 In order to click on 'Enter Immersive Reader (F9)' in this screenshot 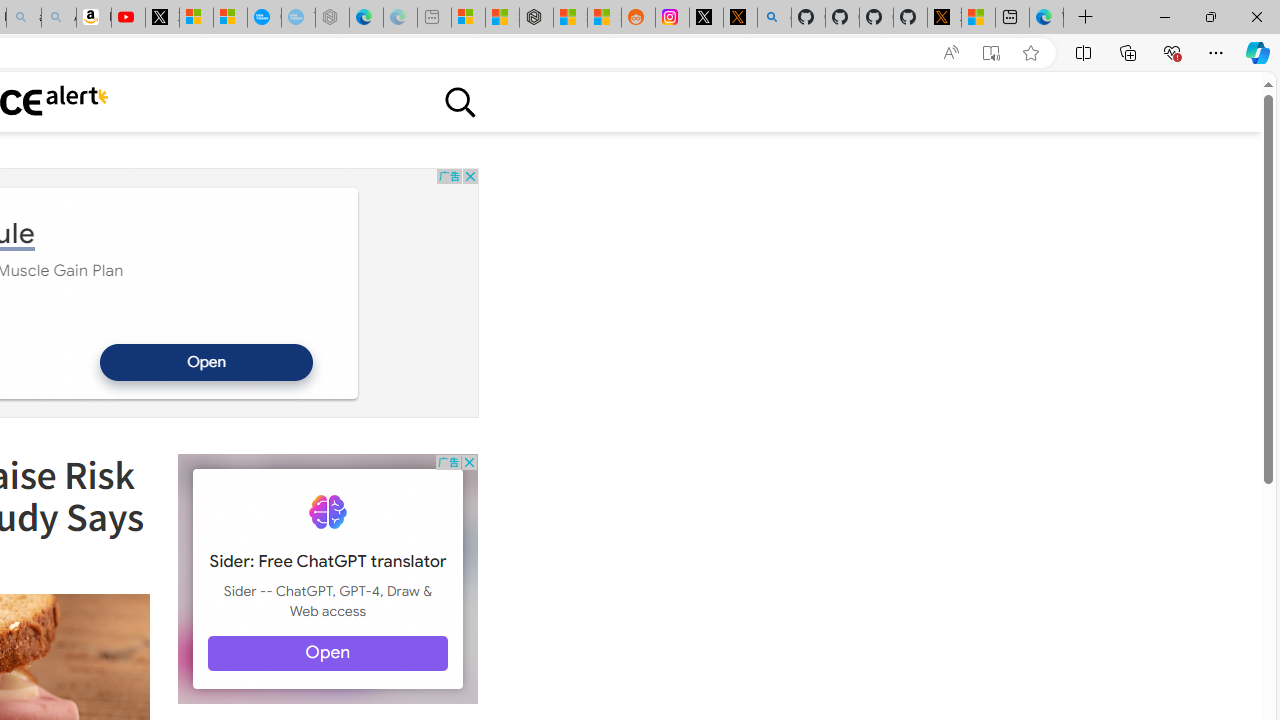, I will do `click(991, 52)`.